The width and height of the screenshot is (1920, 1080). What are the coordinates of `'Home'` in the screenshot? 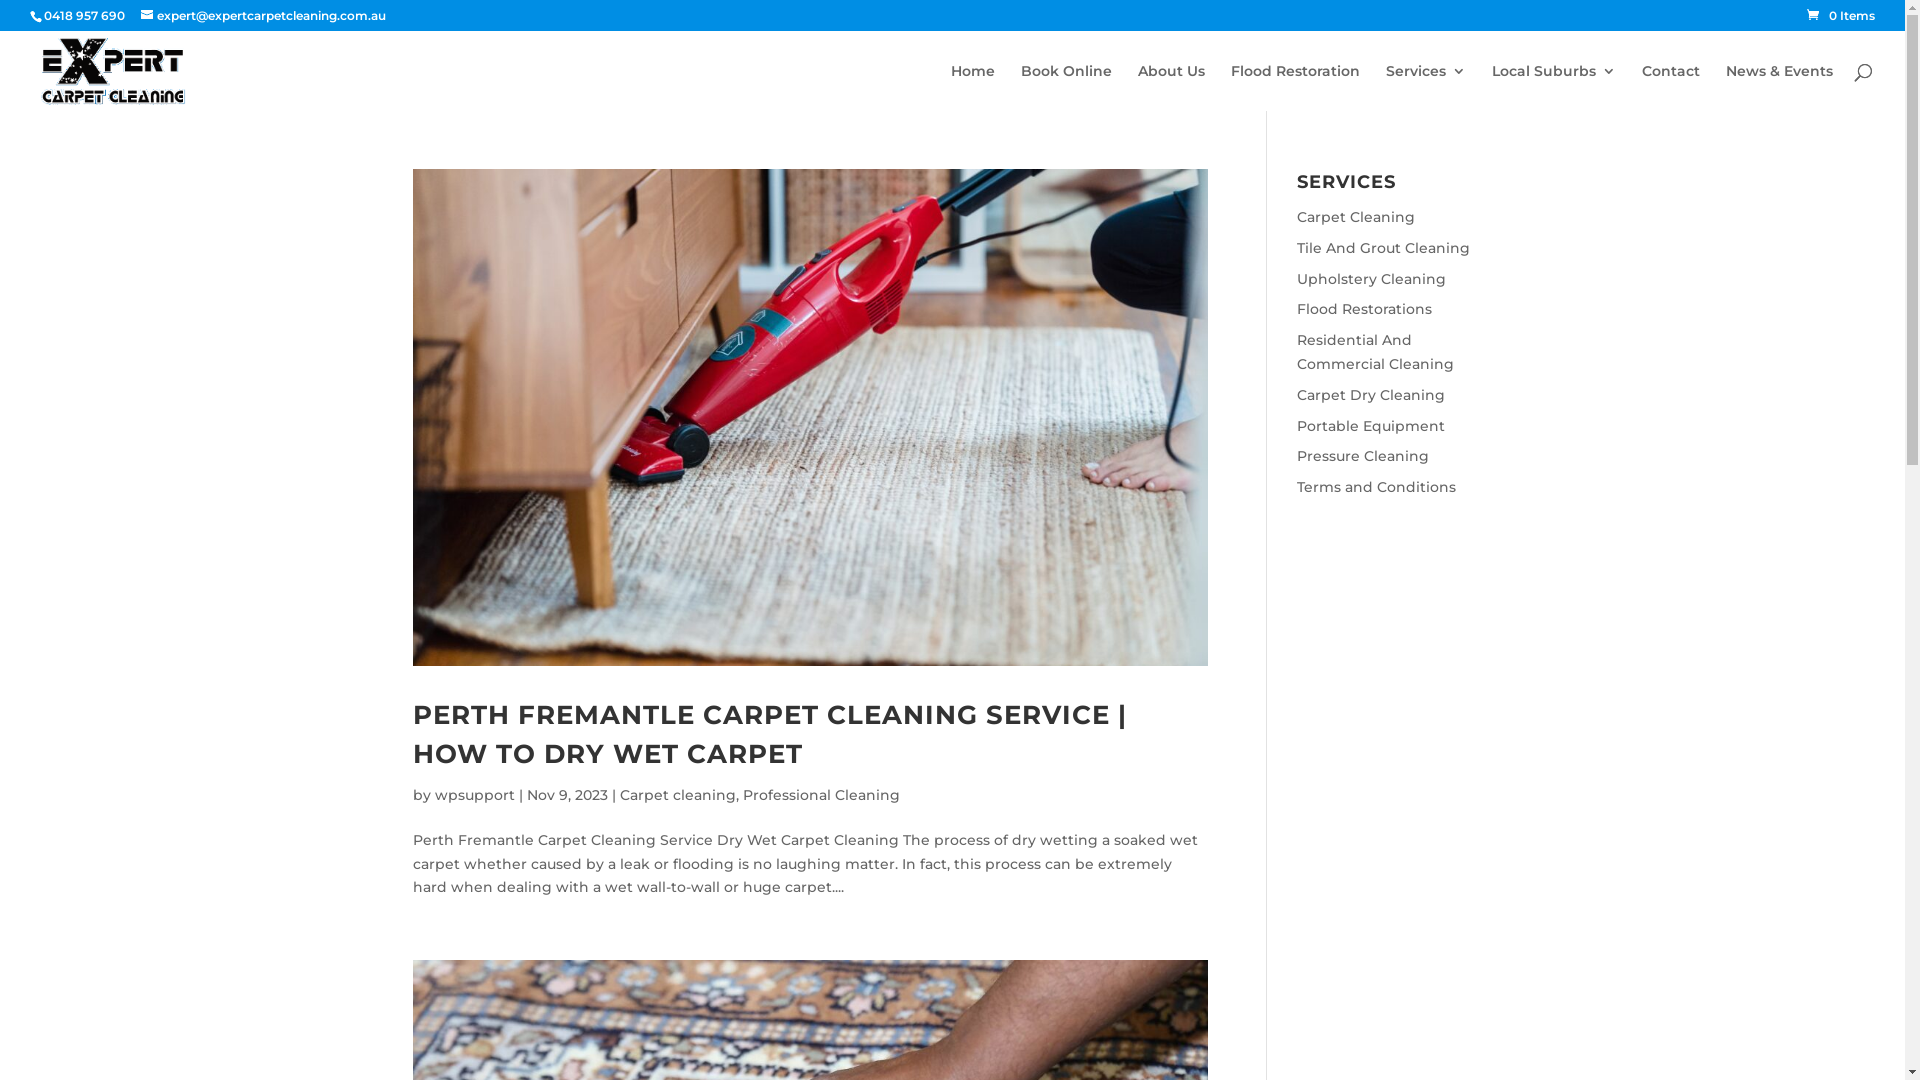 It's located at (973, 86).